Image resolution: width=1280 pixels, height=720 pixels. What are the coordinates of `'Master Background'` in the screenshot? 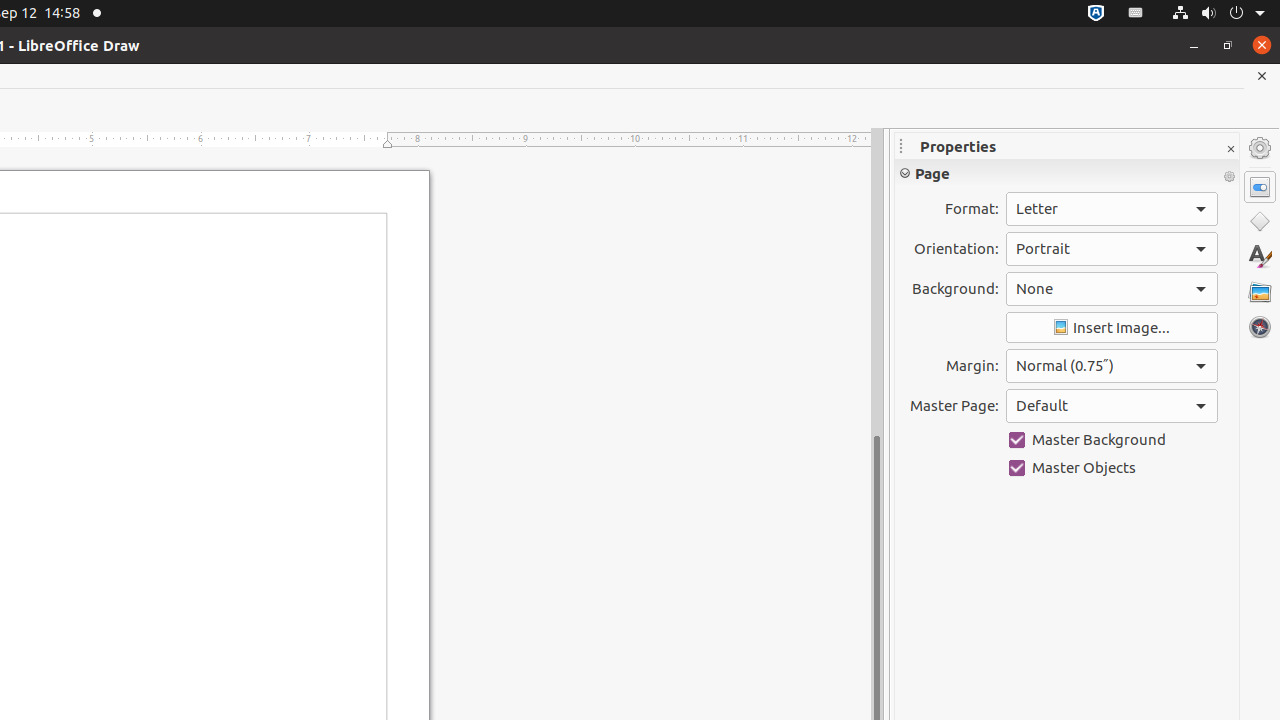 It's located at (1110, 438).